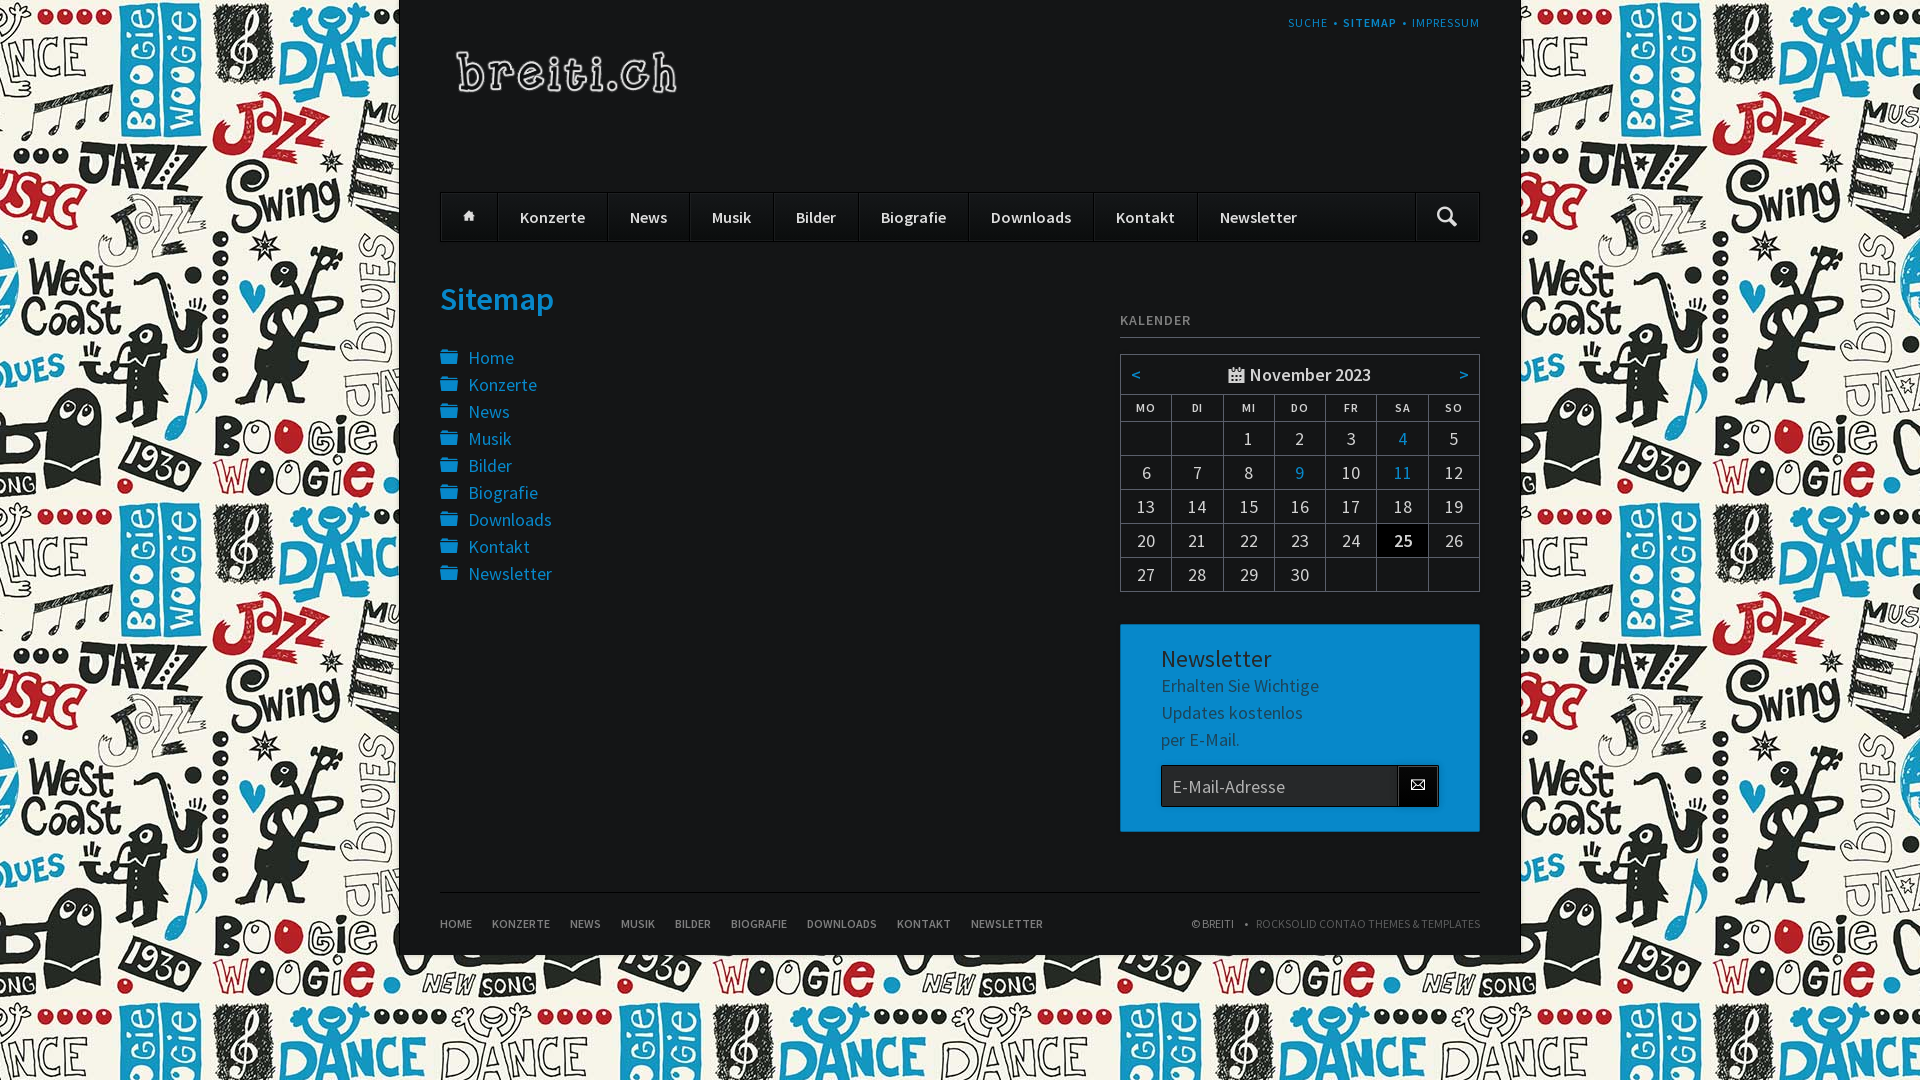 The width and height of the screenshot is (1920, 1080). I want to click on 'SUCHE', so click(1307, 22).